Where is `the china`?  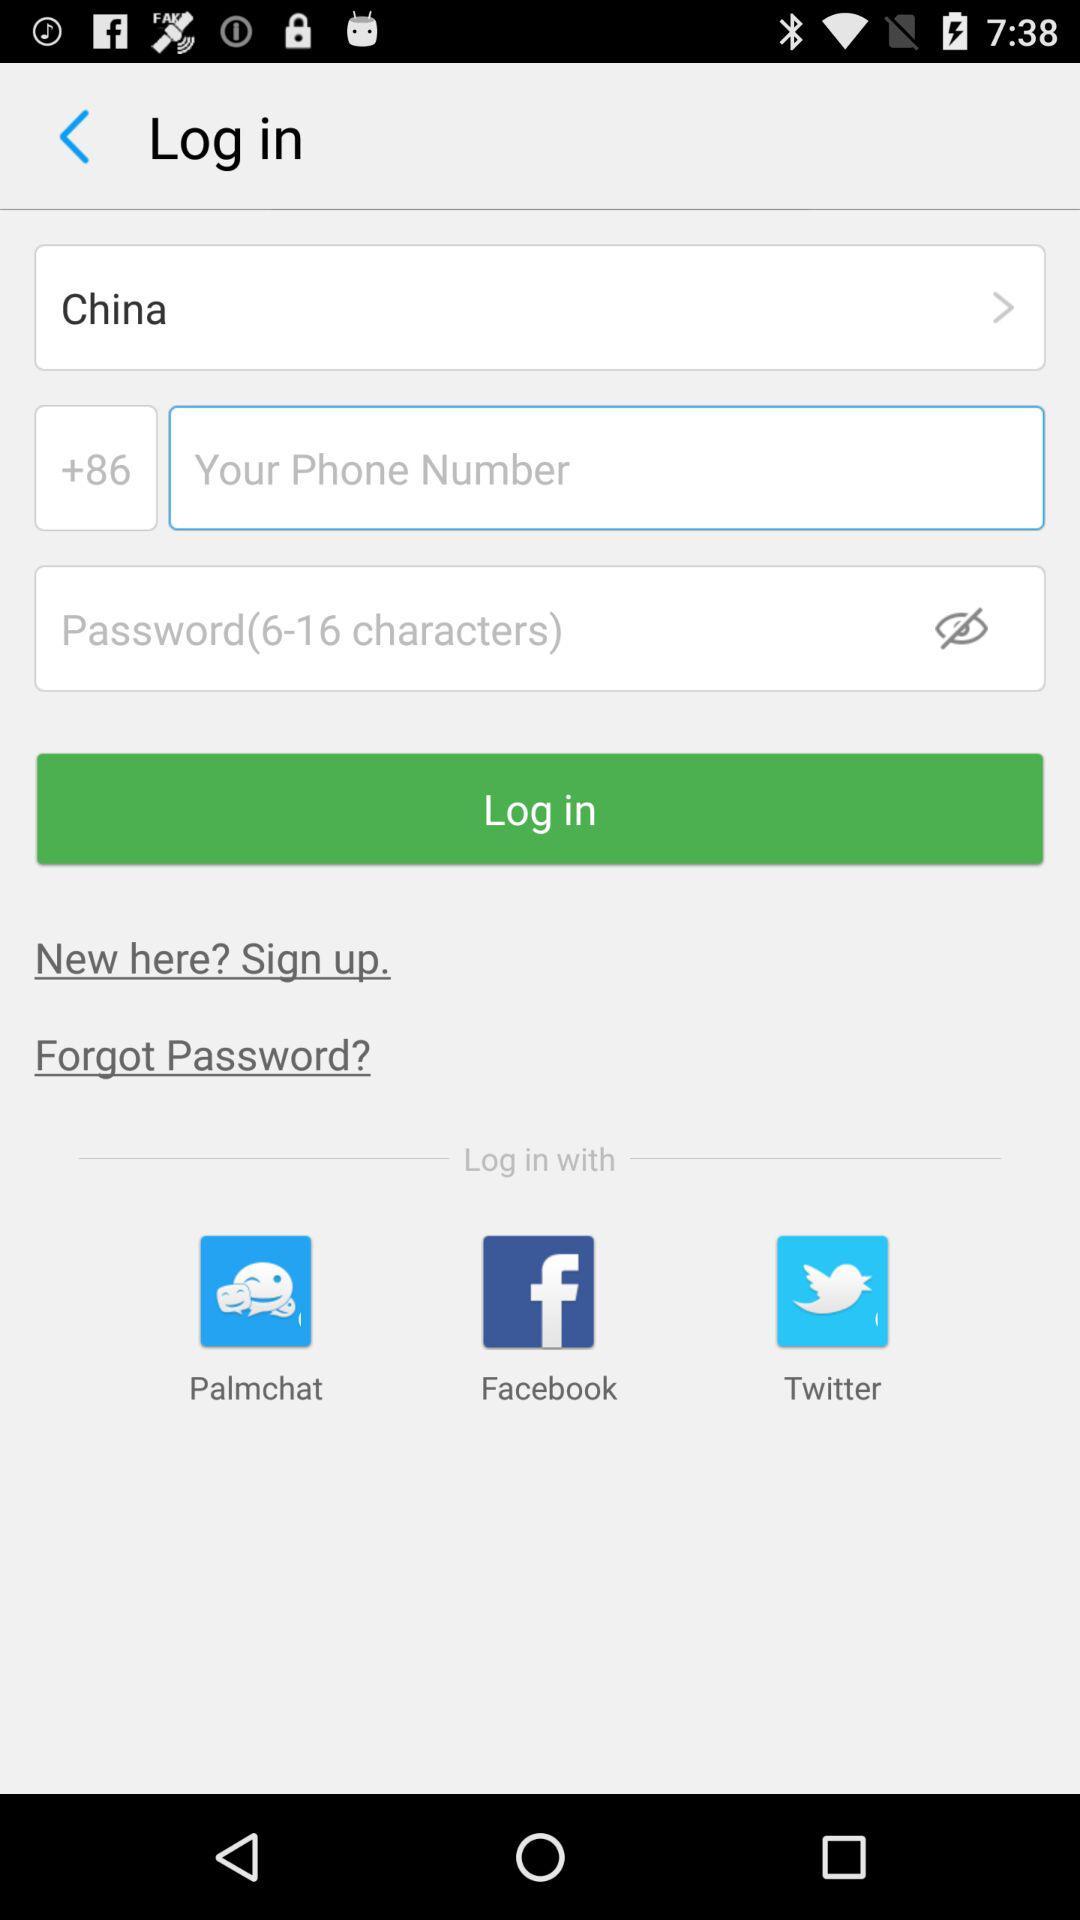
the china is located at coordinates (540, 306).